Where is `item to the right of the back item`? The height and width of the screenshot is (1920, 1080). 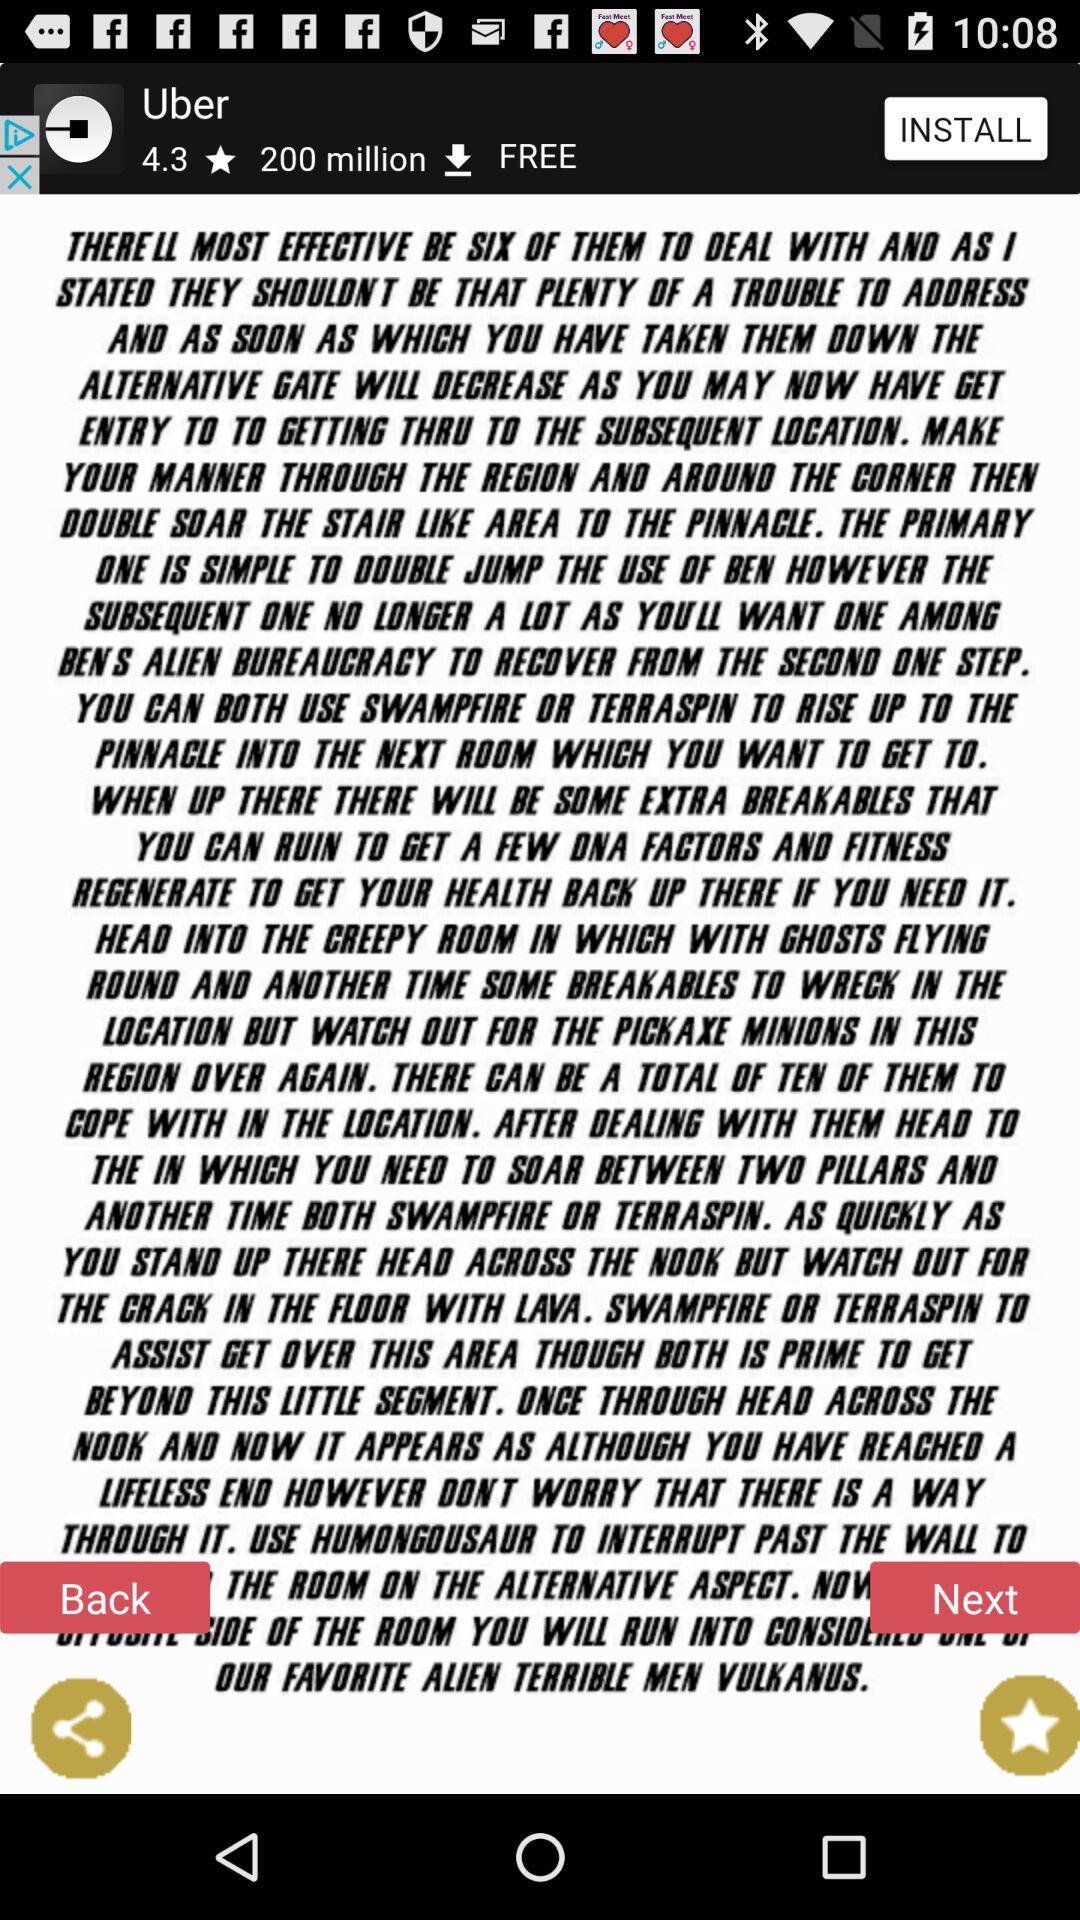
item to the right of the back item is located at coordinates (974, 1596).